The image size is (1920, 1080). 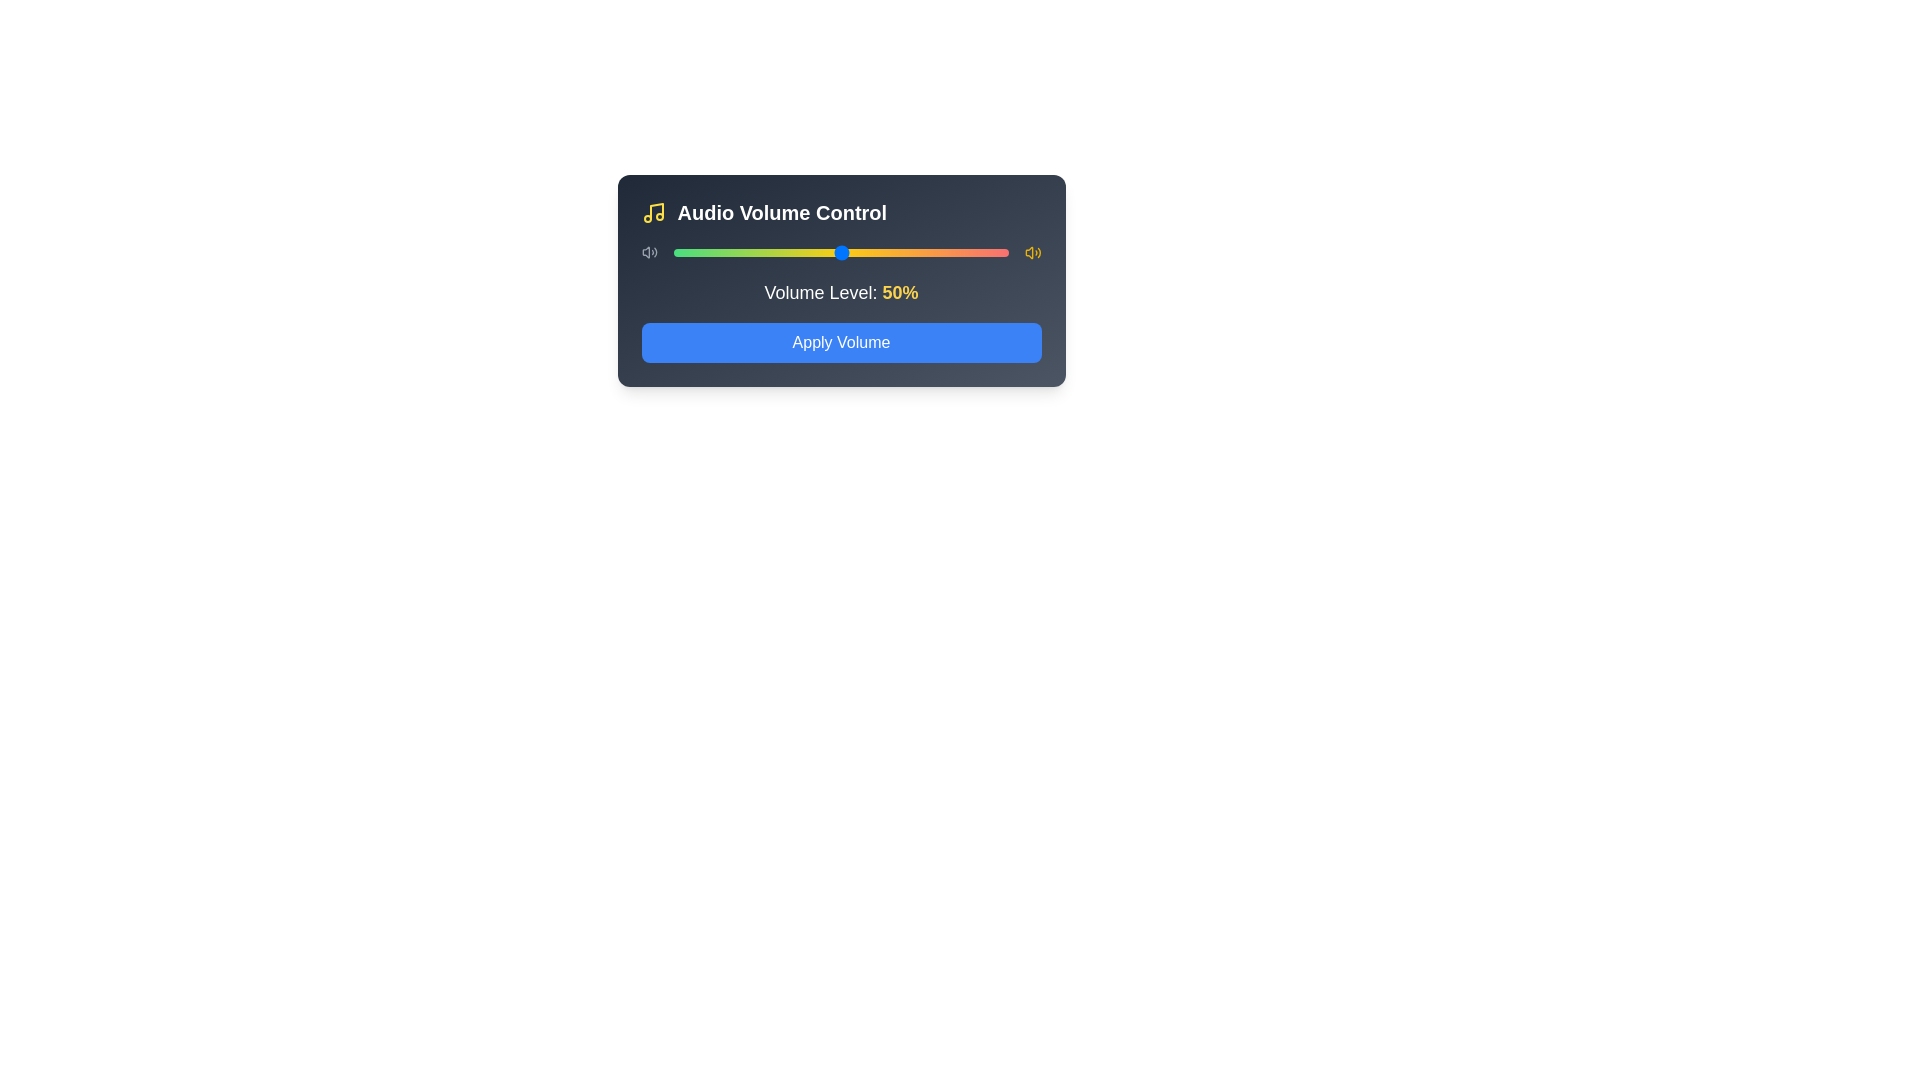 I want to click on the volume slider to set the volume to 38%, so click(x=801, y=252).